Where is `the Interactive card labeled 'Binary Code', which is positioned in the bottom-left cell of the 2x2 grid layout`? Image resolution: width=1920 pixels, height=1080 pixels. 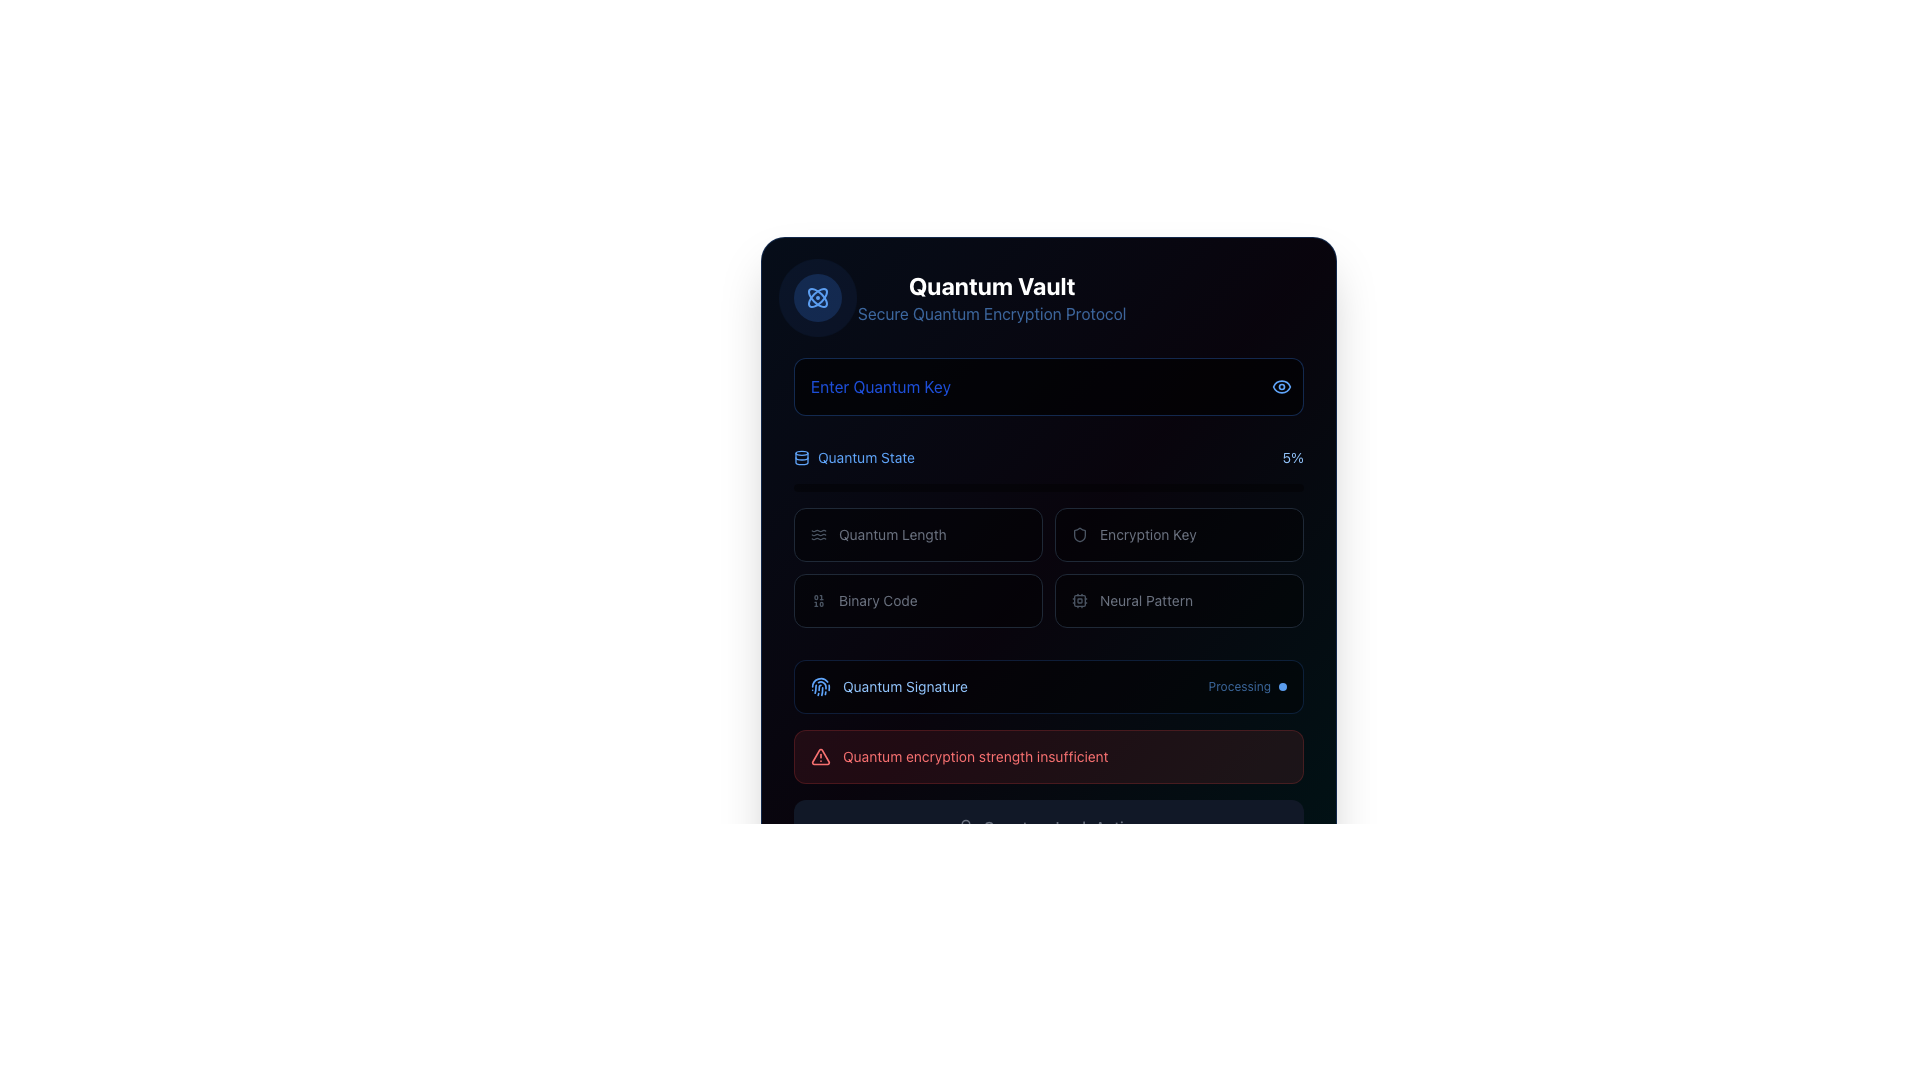 the Interactive card labeled 'Binary Code', which is positioned in the bottom-left cell of the 2x2 grid layout is located at coordinates (917, 600).